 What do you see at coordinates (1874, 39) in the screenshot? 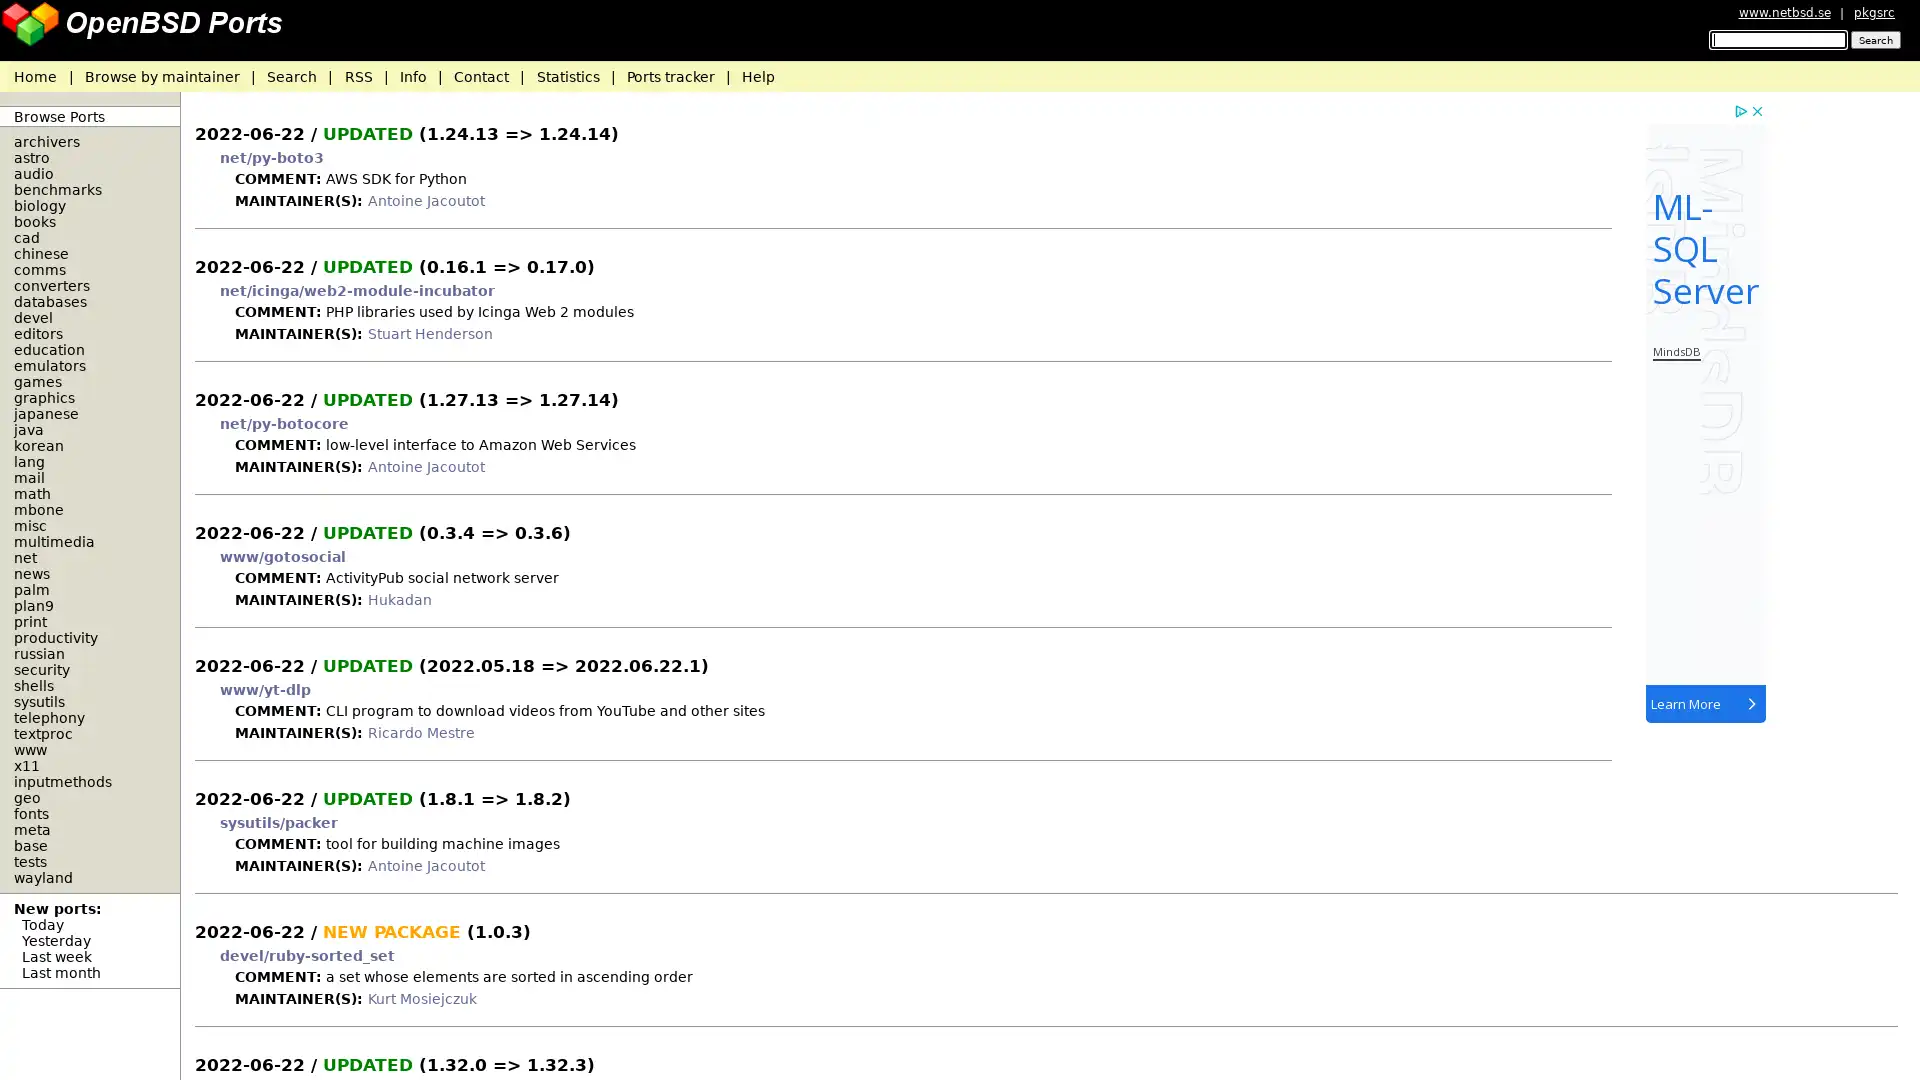
I see `Search` at bounding box center [1874, 39].